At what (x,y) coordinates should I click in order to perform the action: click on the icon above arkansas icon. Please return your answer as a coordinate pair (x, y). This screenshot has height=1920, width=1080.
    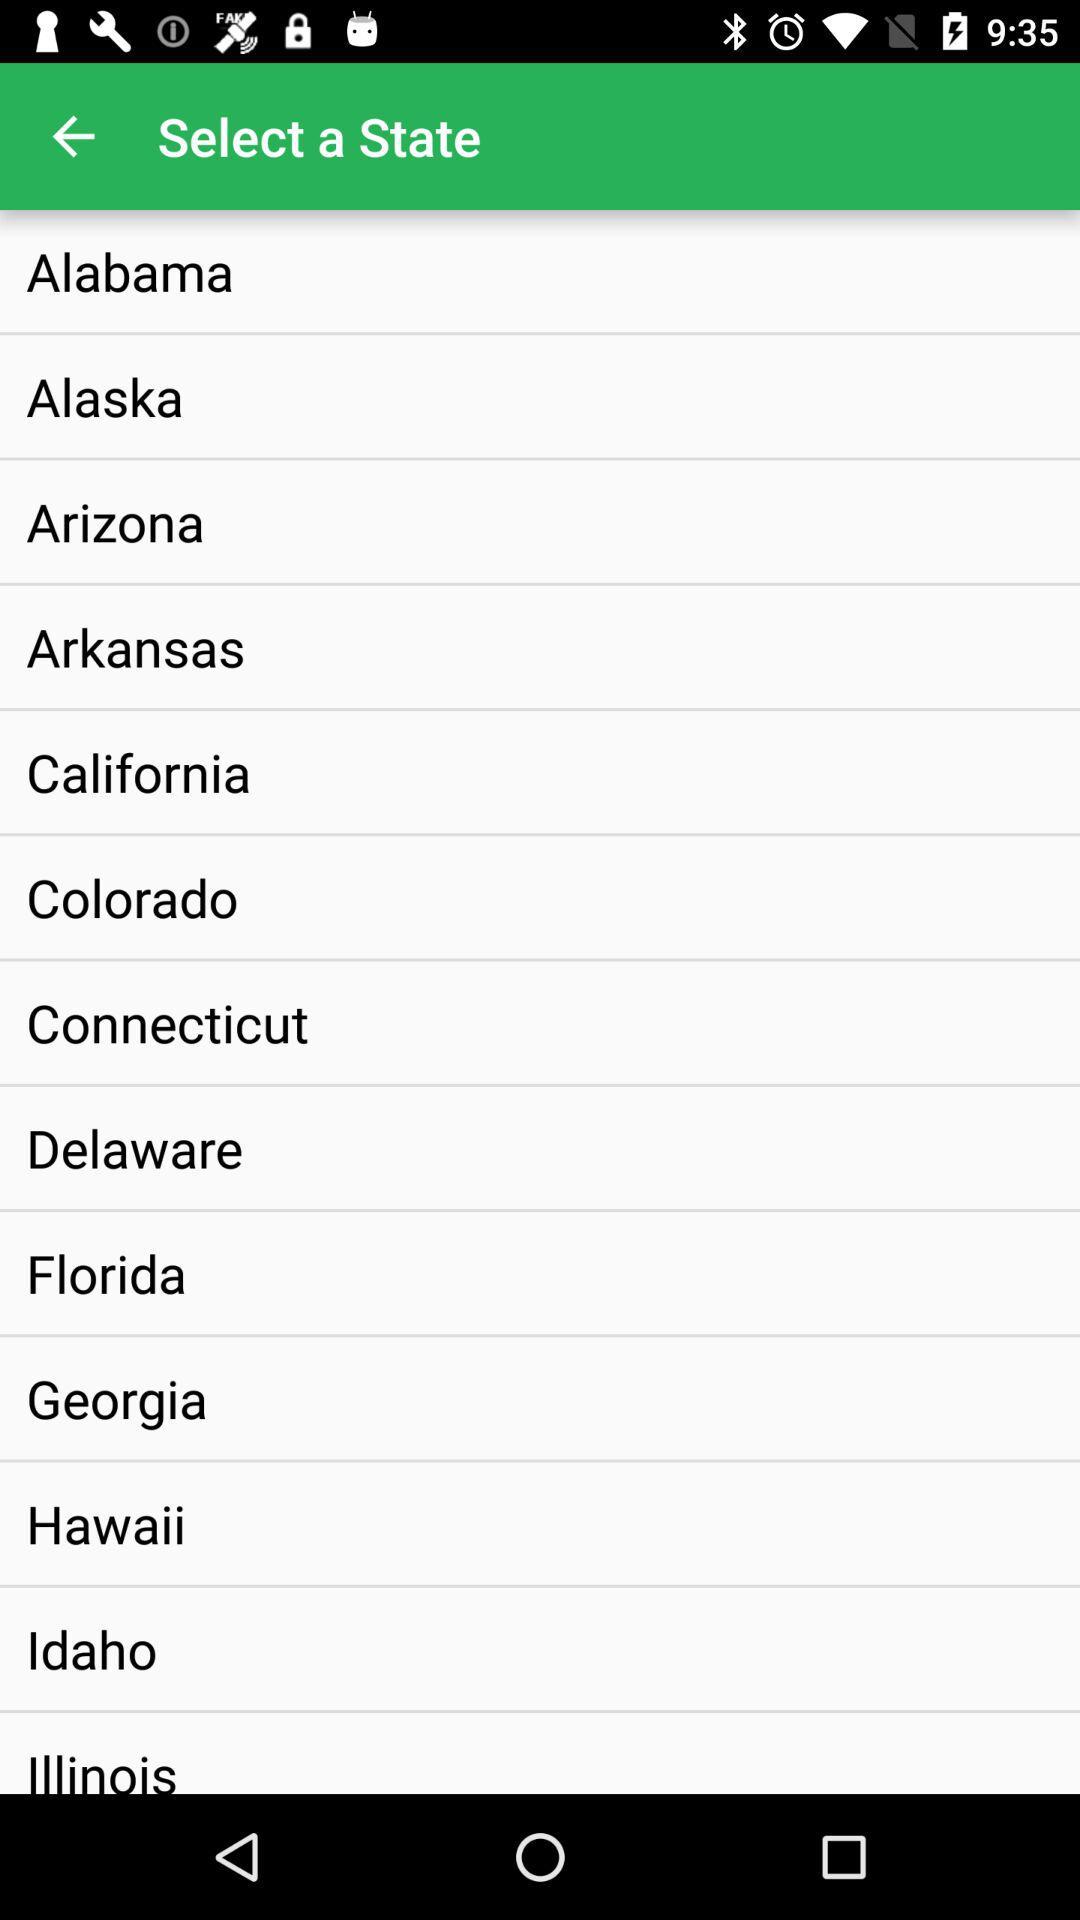
    Looking at the image, I should click on (115, 521).